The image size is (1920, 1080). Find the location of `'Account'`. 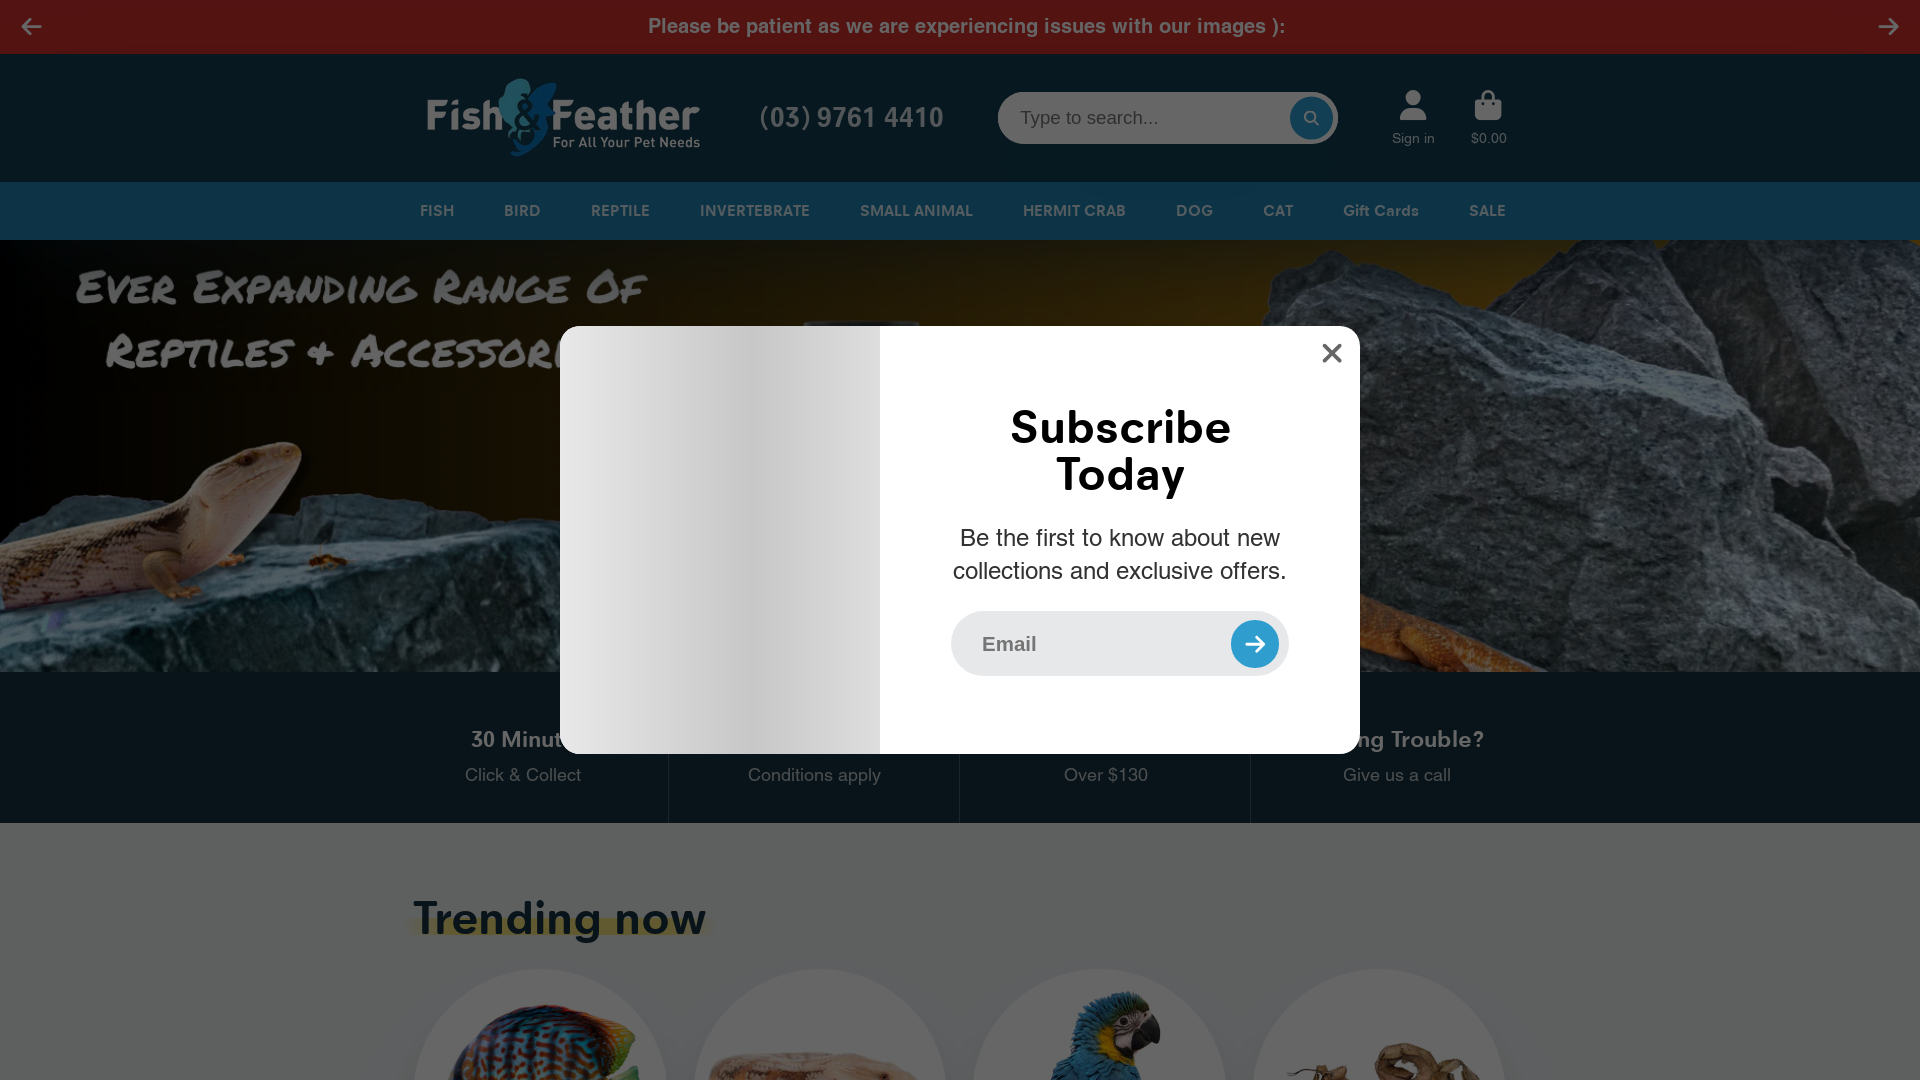

'Account' is located at coordinates (1412, 117).